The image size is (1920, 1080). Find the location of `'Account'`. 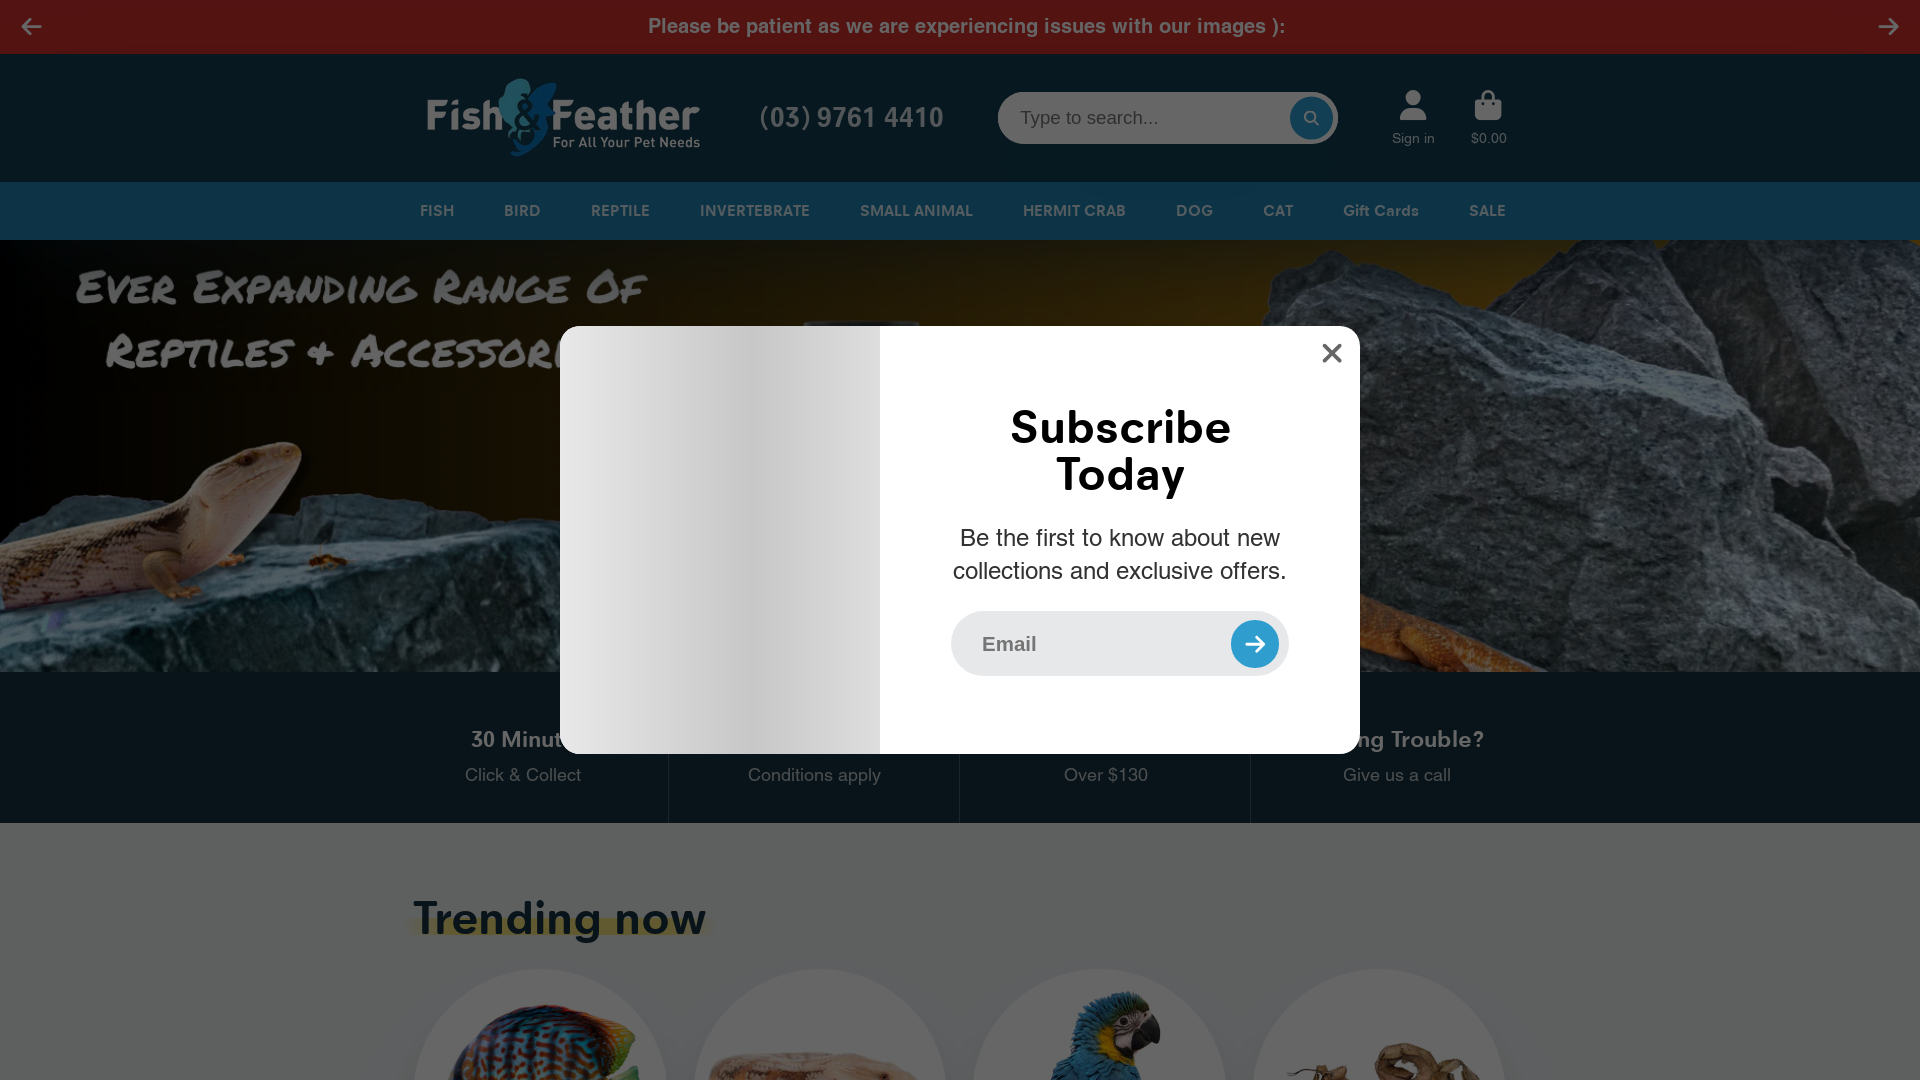

'Account' is located at coordinates (1412, 117).